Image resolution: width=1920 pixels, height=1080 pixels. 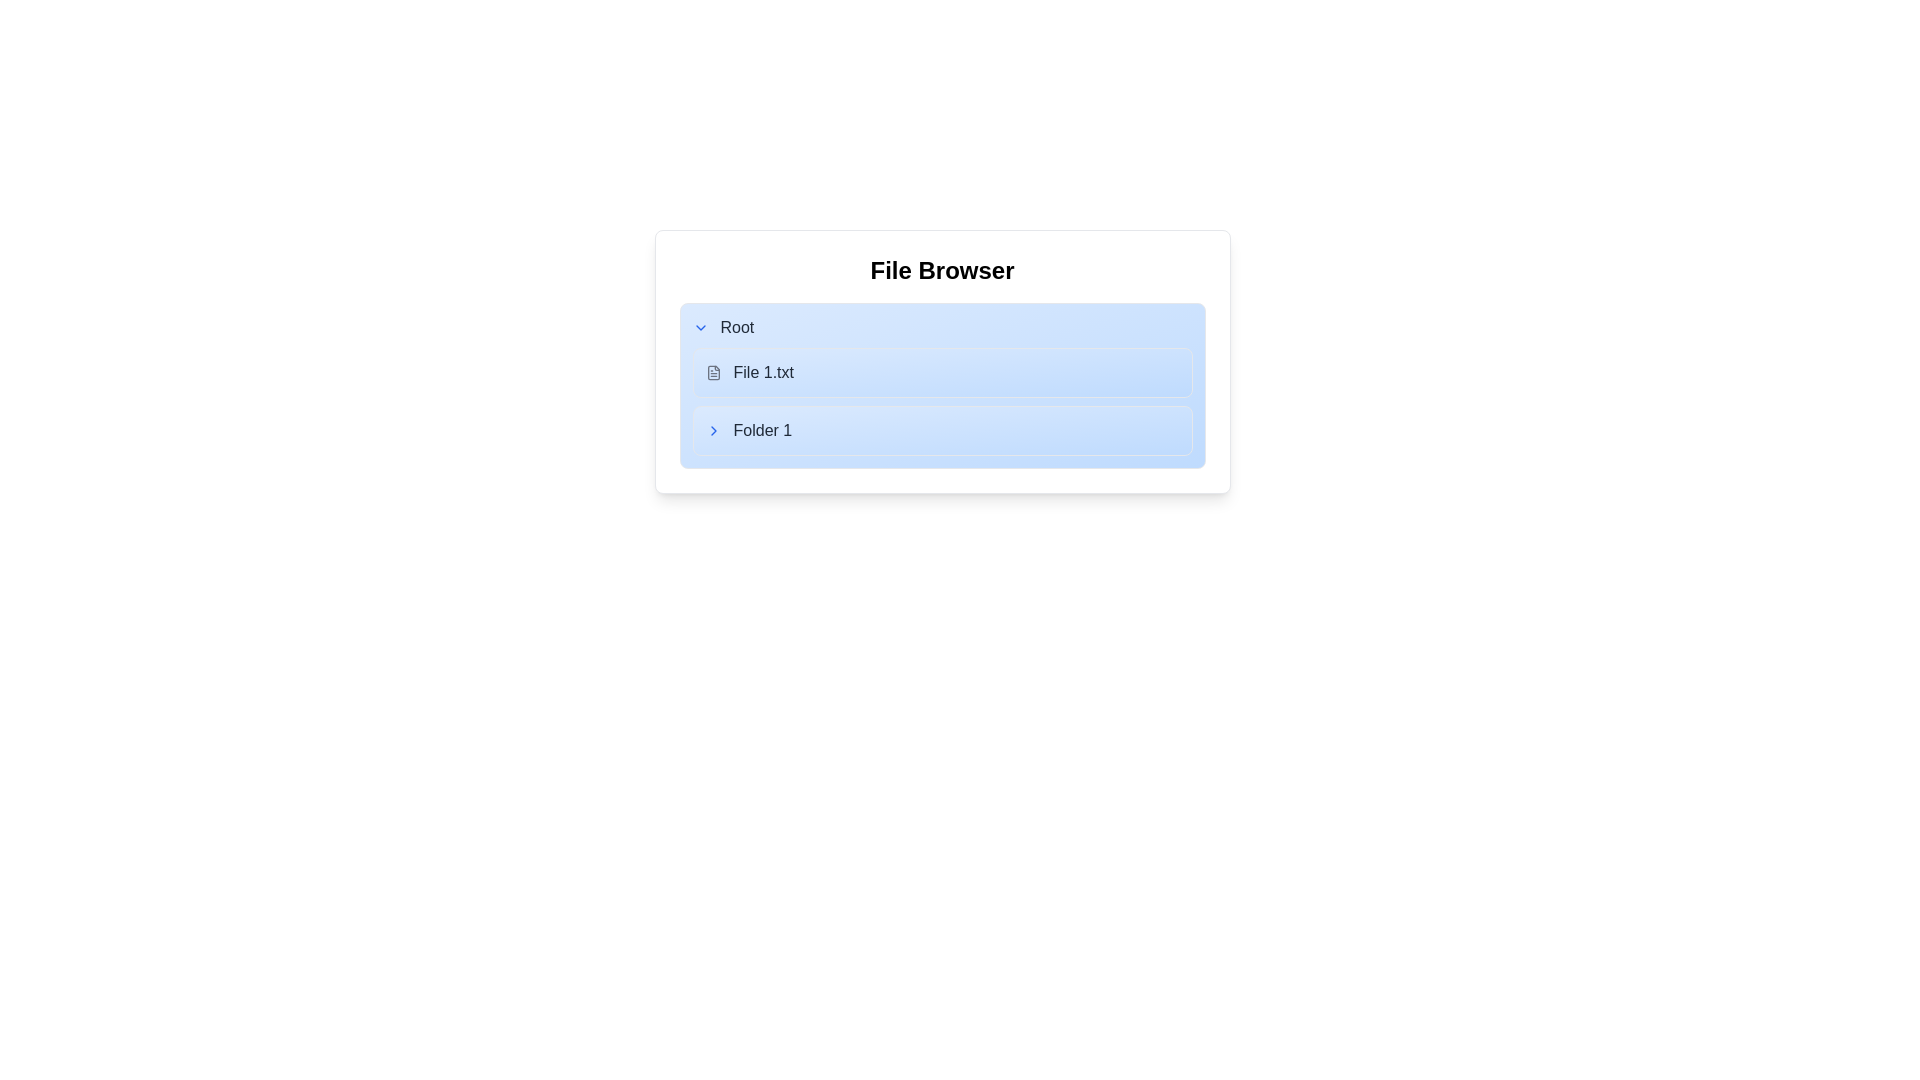 I want to click on the document icon that is styled in gray and positioned to the left of the text 'File 1.txt' in the list under 'Root', so click(x=713, y=373).